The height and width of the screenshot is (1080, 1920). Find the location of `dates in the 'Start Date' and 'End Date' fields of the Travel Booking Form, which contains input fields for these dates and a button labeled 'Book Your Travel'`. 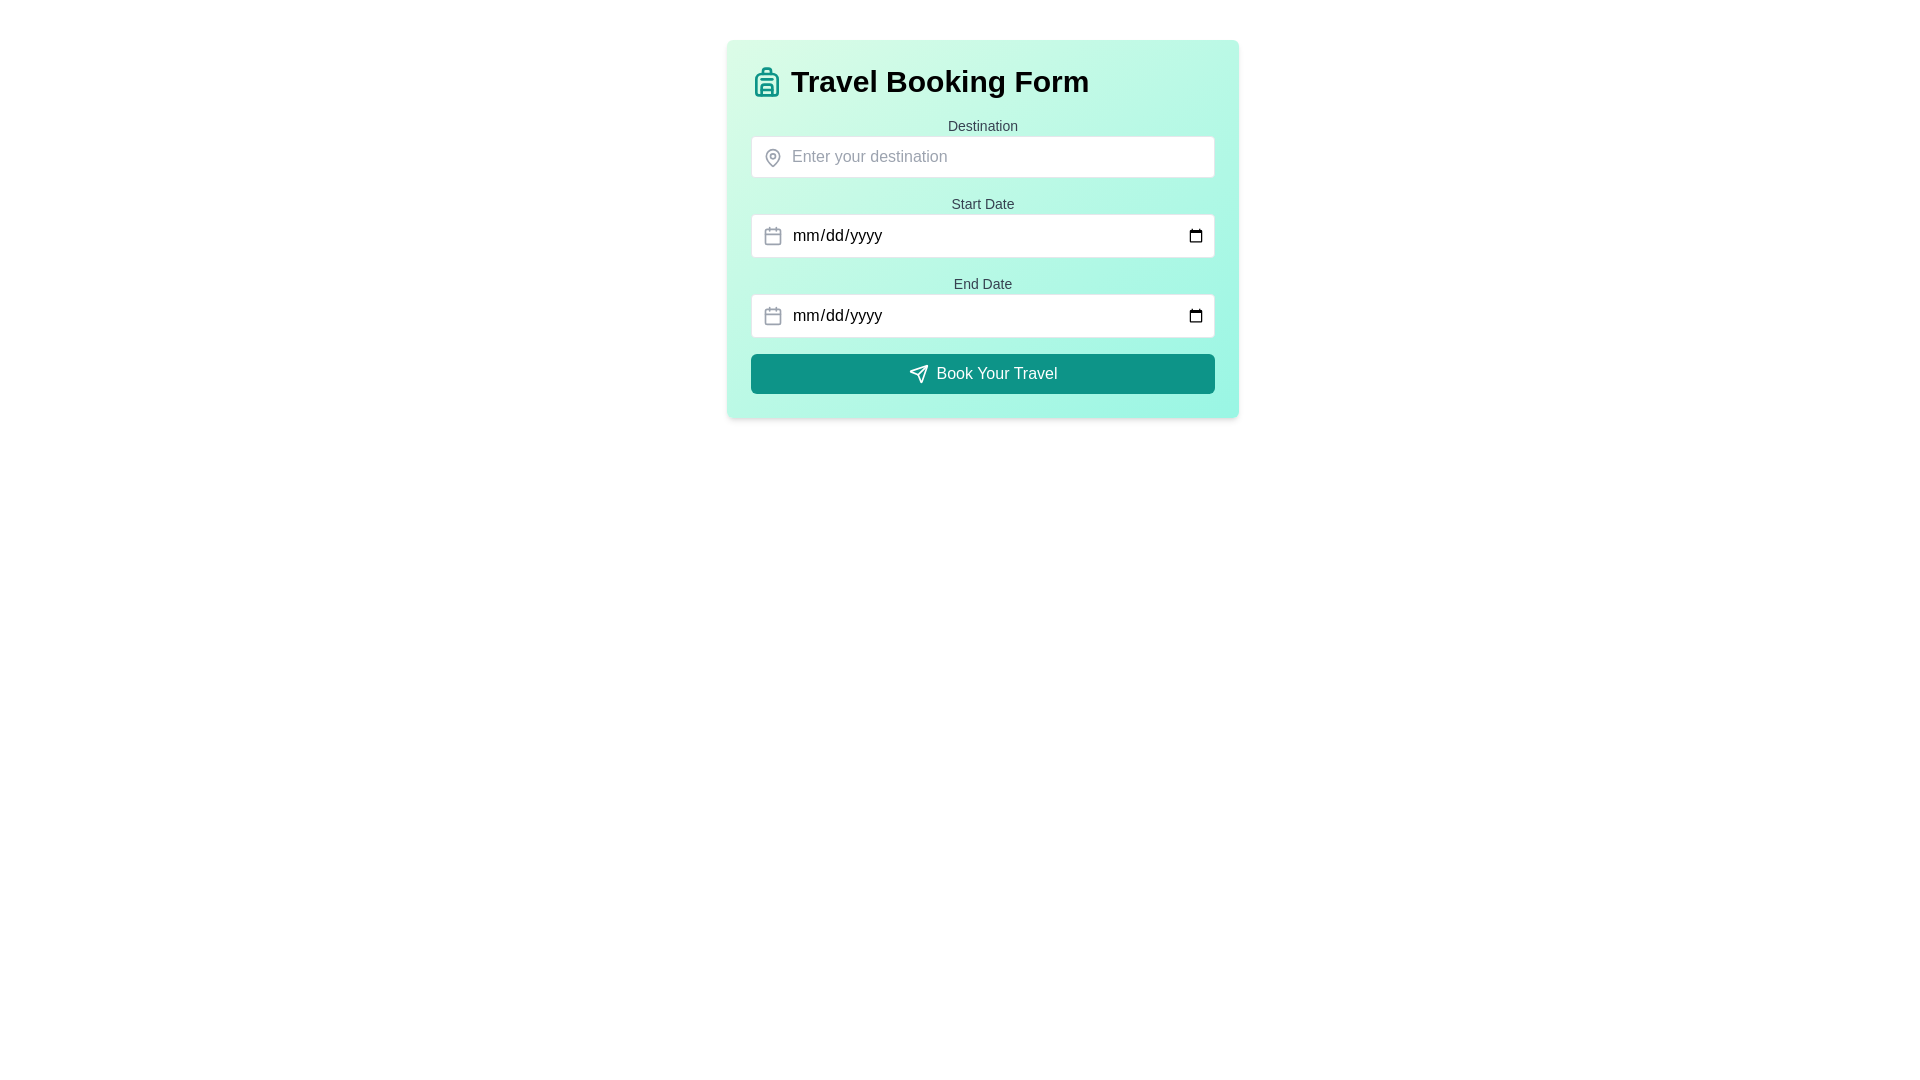

dates in the 'Start Date' and 'End Date' fields of the Travel Booking Form, which contains input fields for these dates and a button labeled 'Book Your Travel' is located at coordinates (983, 253).